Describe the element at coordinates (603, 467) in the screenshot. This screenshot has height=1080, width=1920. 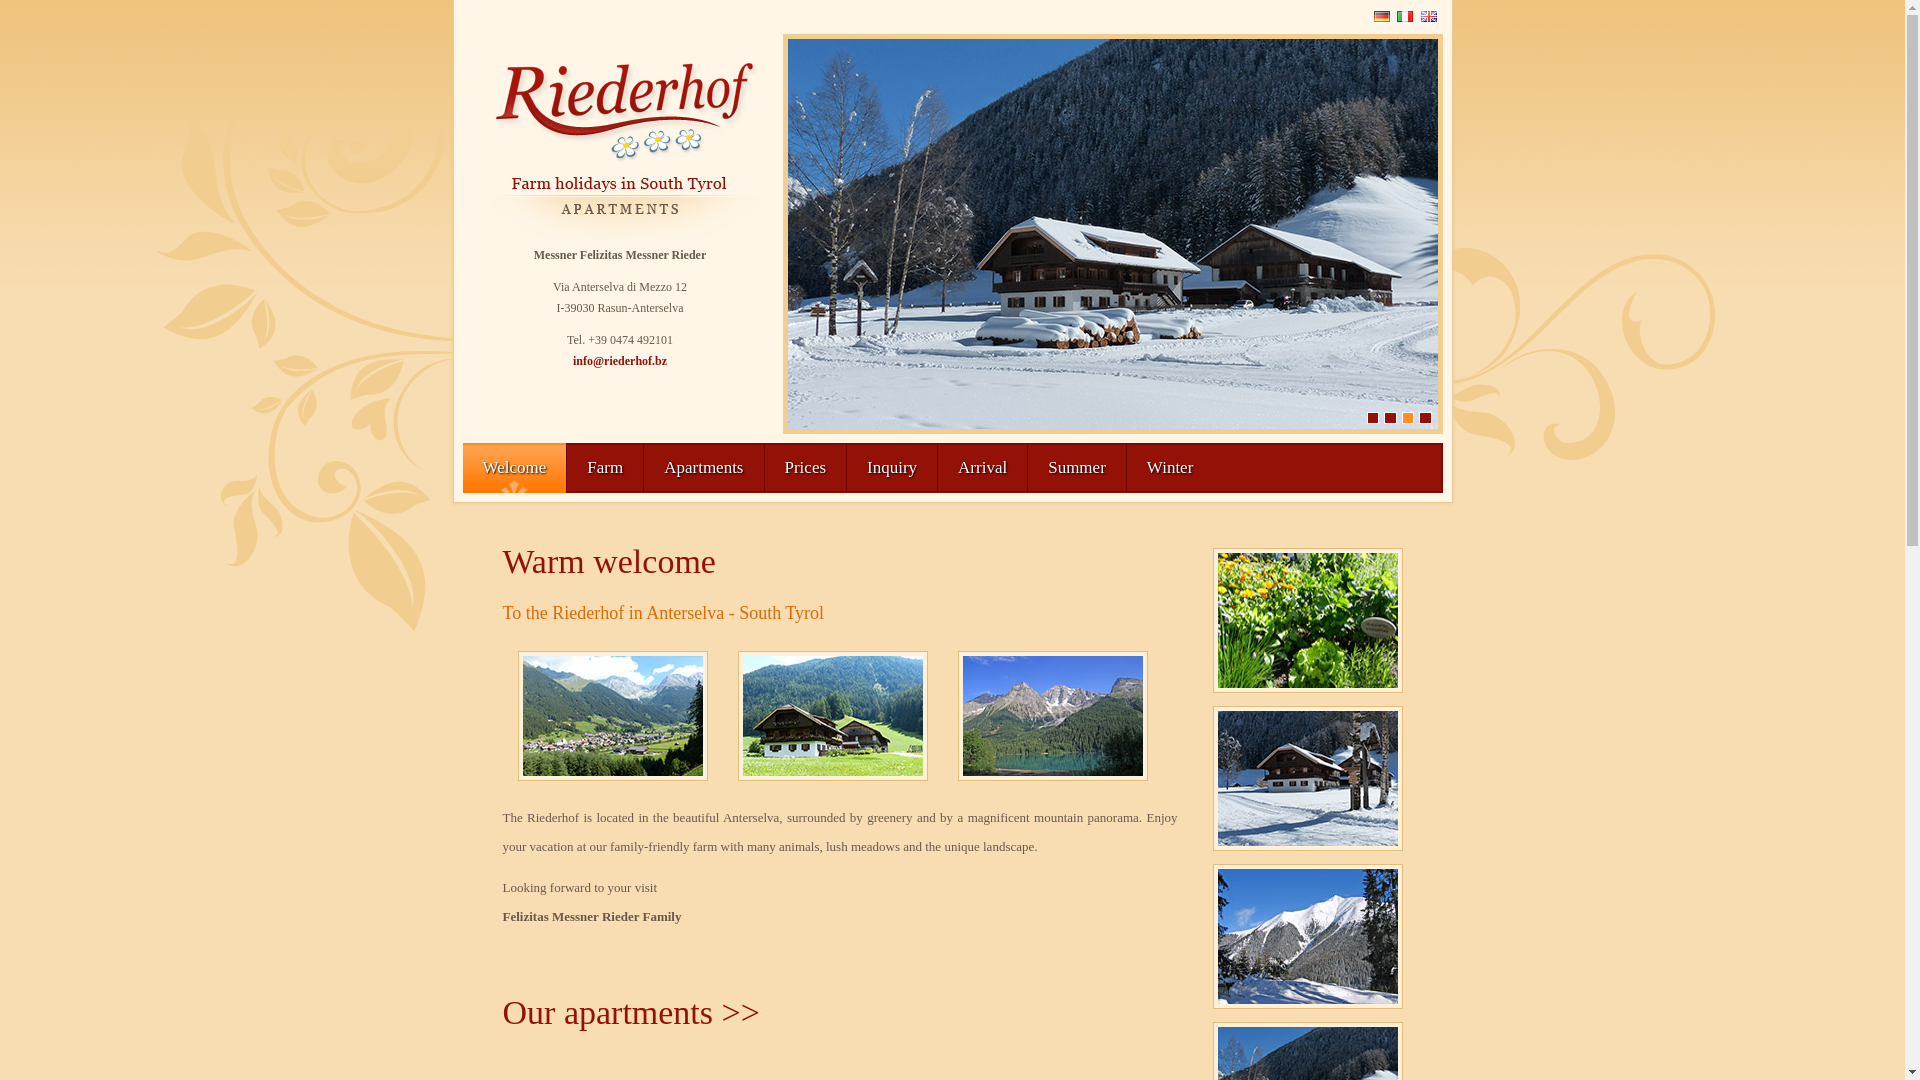
I see `'Farm'` at that location.